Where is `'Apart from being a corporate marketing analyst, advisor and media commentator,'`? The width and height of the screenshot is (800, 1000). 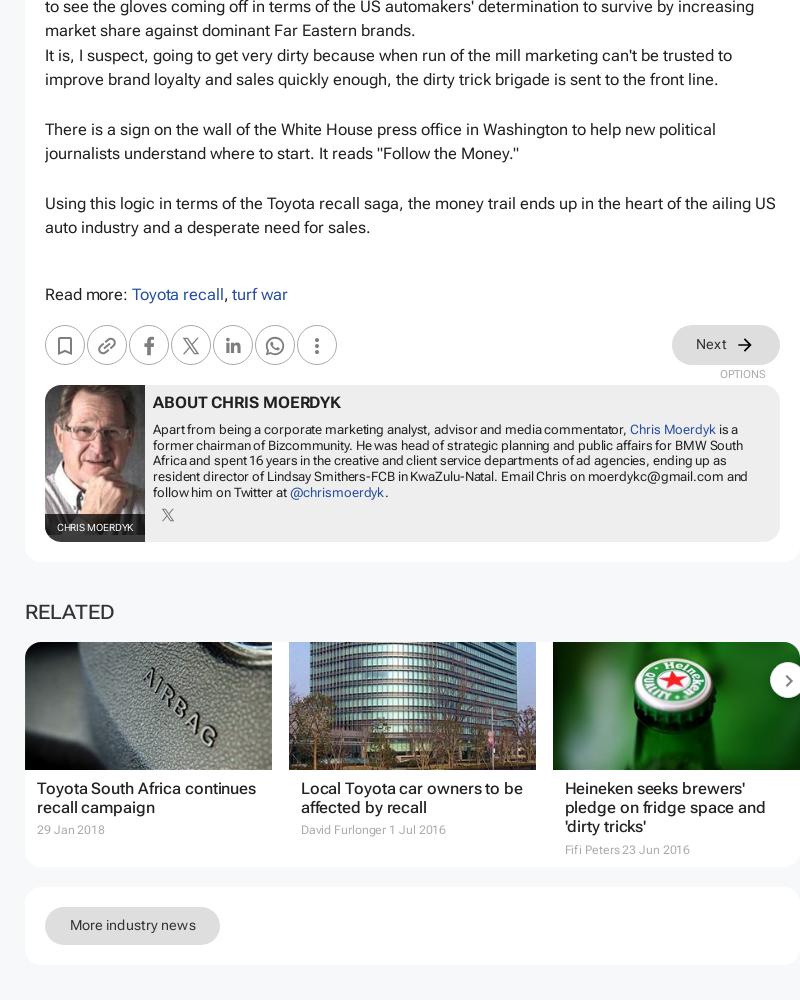 'Apart from being a corporate marketing analyst, advisor and media commentator,' is located at coordinates (390, 429).